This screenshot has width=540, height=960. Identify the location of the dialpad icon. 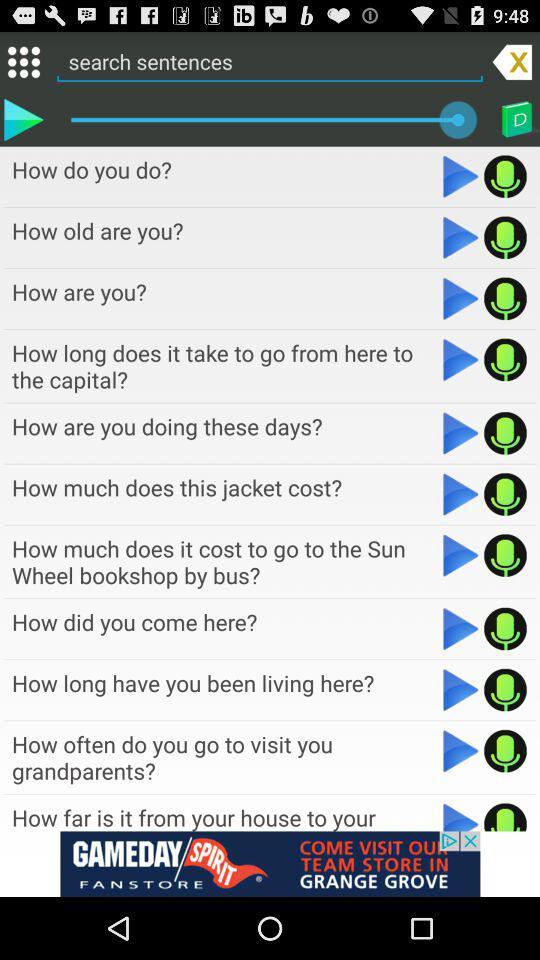
(22, 66).